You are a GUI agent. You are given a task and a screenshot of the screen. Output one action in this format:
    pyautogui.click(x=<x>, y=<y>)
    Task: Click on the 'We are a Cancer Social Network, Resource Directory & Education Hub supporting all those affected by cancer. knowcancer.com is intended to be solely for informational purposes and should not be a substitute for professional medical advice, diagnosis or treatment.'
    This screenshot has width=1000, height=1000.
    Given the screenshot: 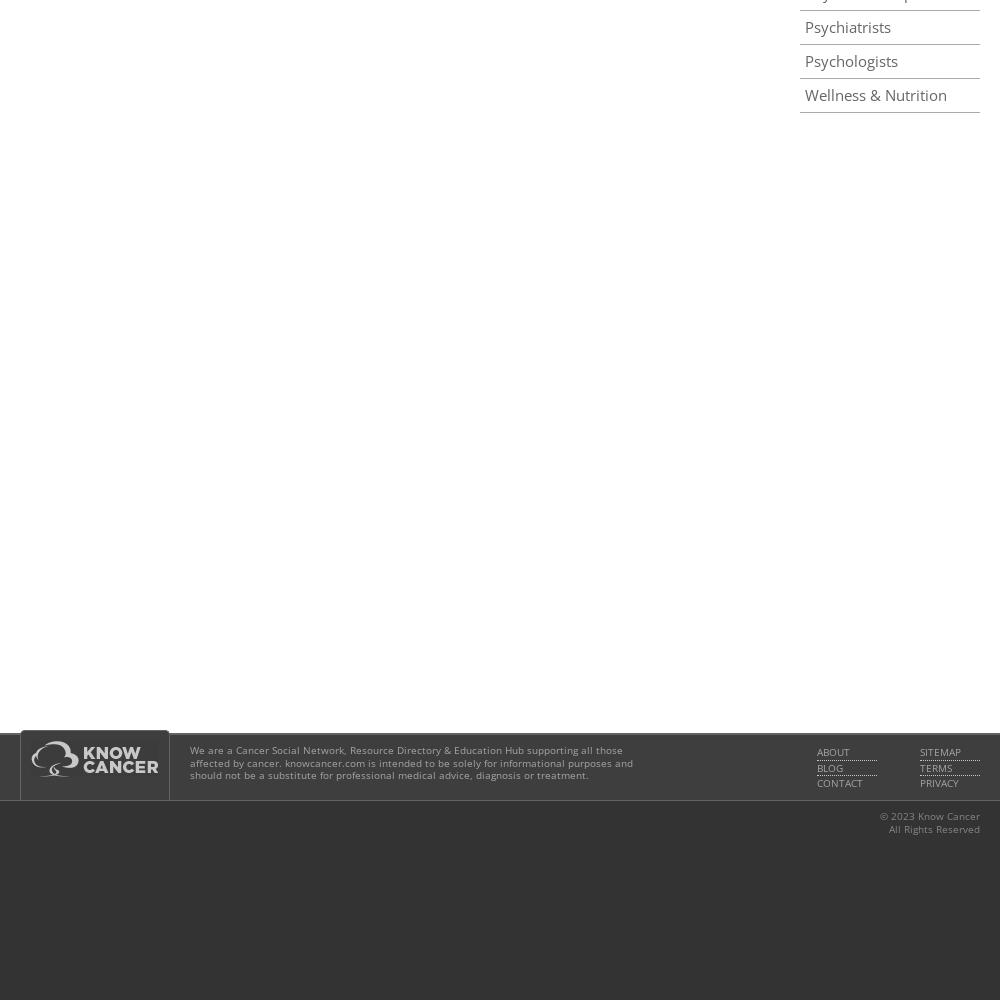 What is the action you would take?
    pyautogui.click(x=189, y=763)
    